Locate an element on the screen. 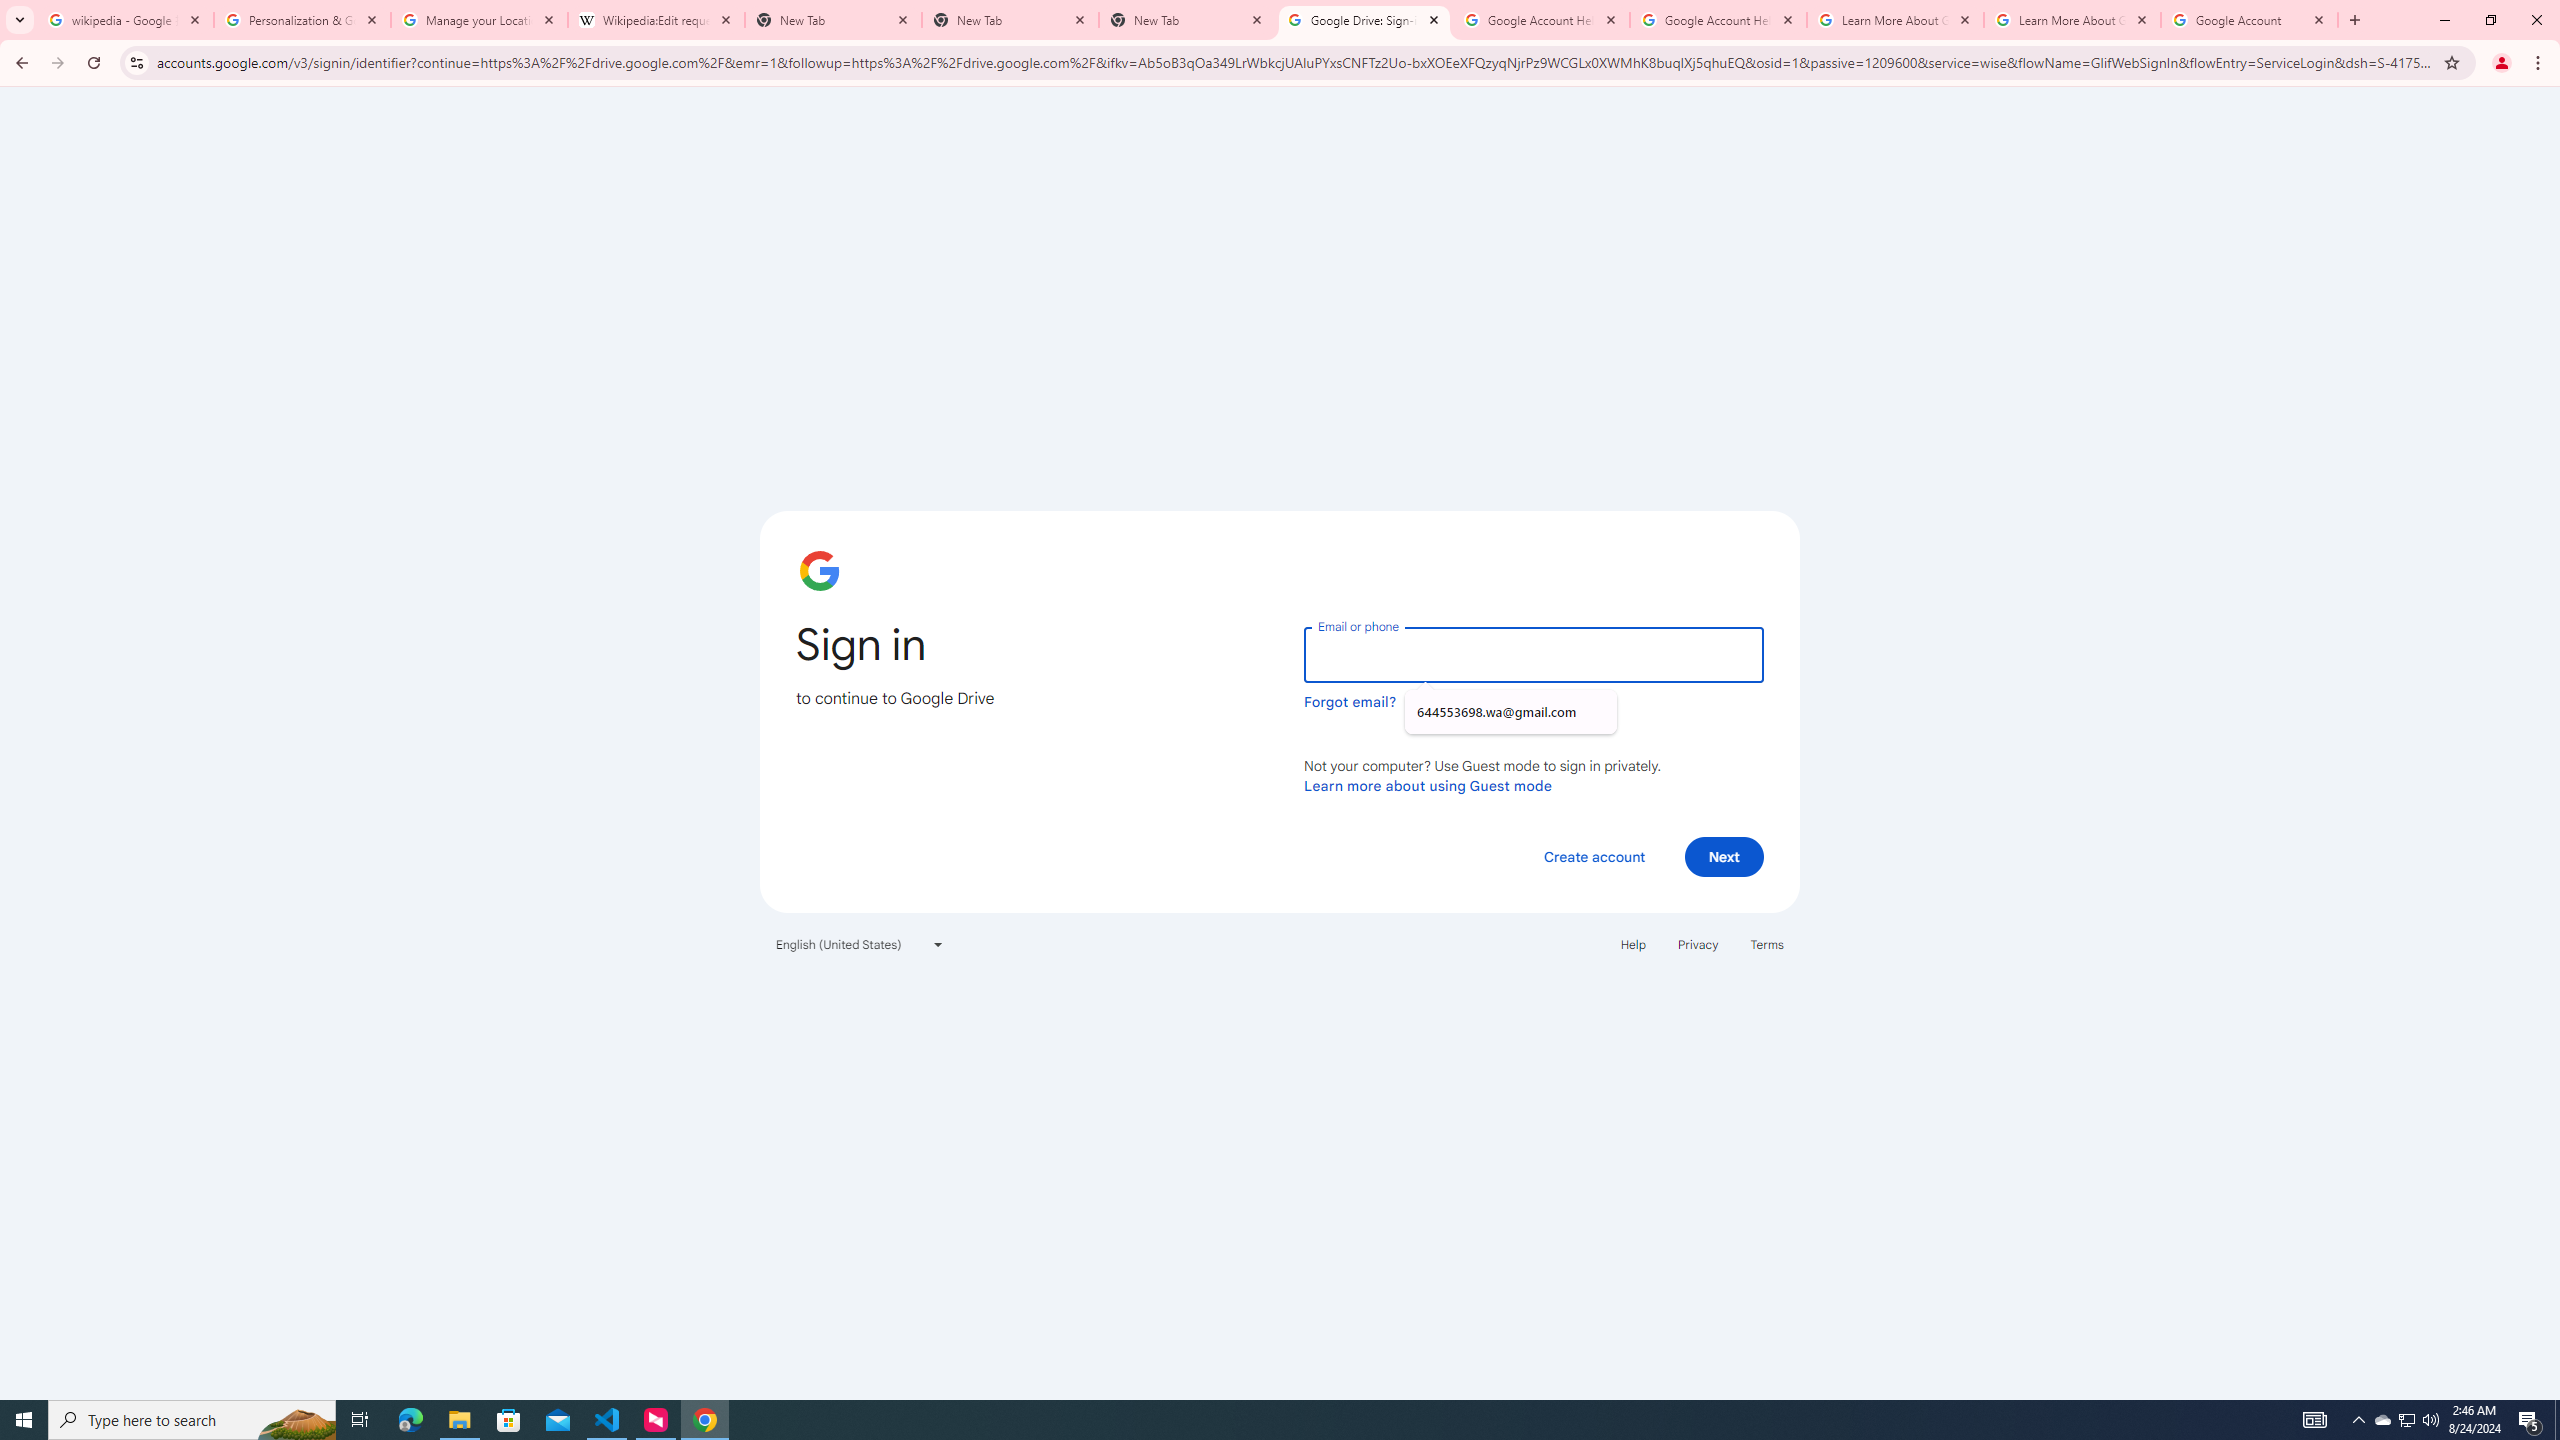  'Manage your Location History - Google Search Help' is located at coordinates (477, 19).